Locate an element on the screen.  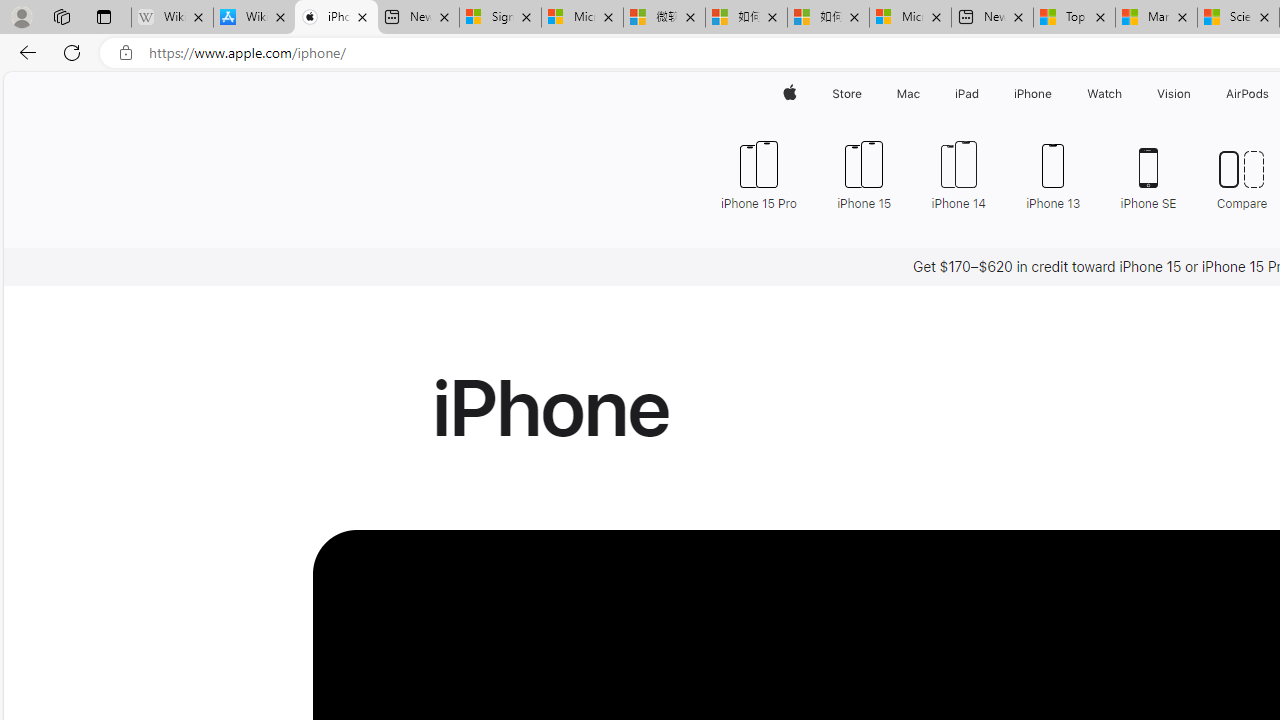
'iPhone 15' is located at coordinates (864, 172).